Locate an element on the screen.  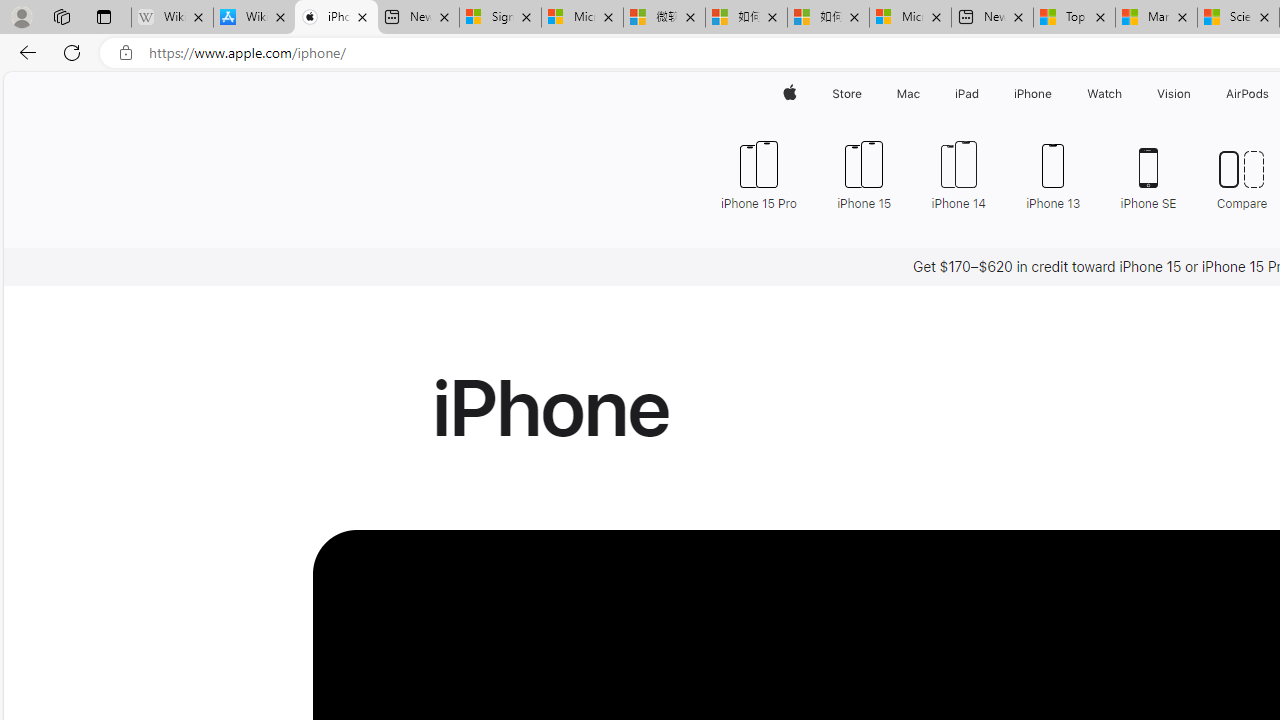
'iPhone 15' is located at coordinates (864, 172).